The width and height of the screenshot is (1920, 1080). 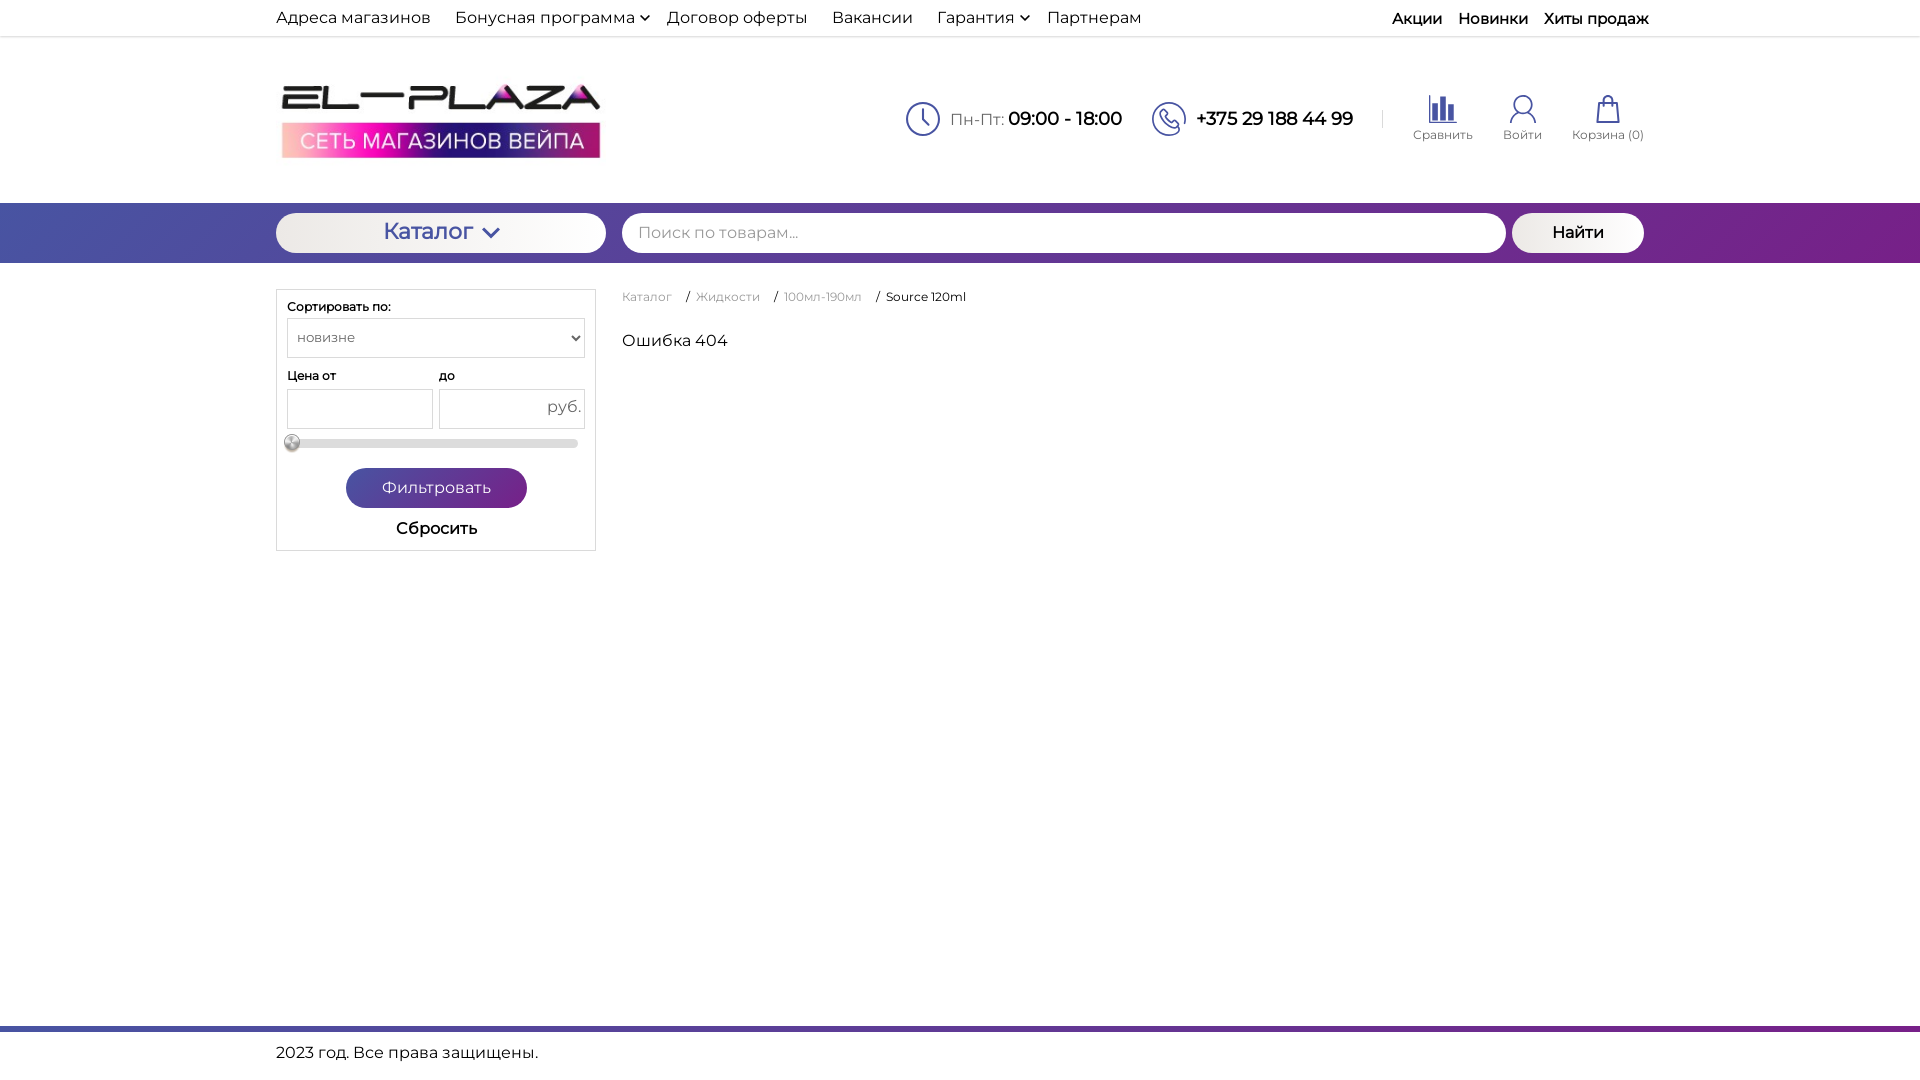 What do you see at coordinates (1273, 119) in the screenshot?
I see `'+375 29 188 44 99'` at bounding box center [1273, 119].